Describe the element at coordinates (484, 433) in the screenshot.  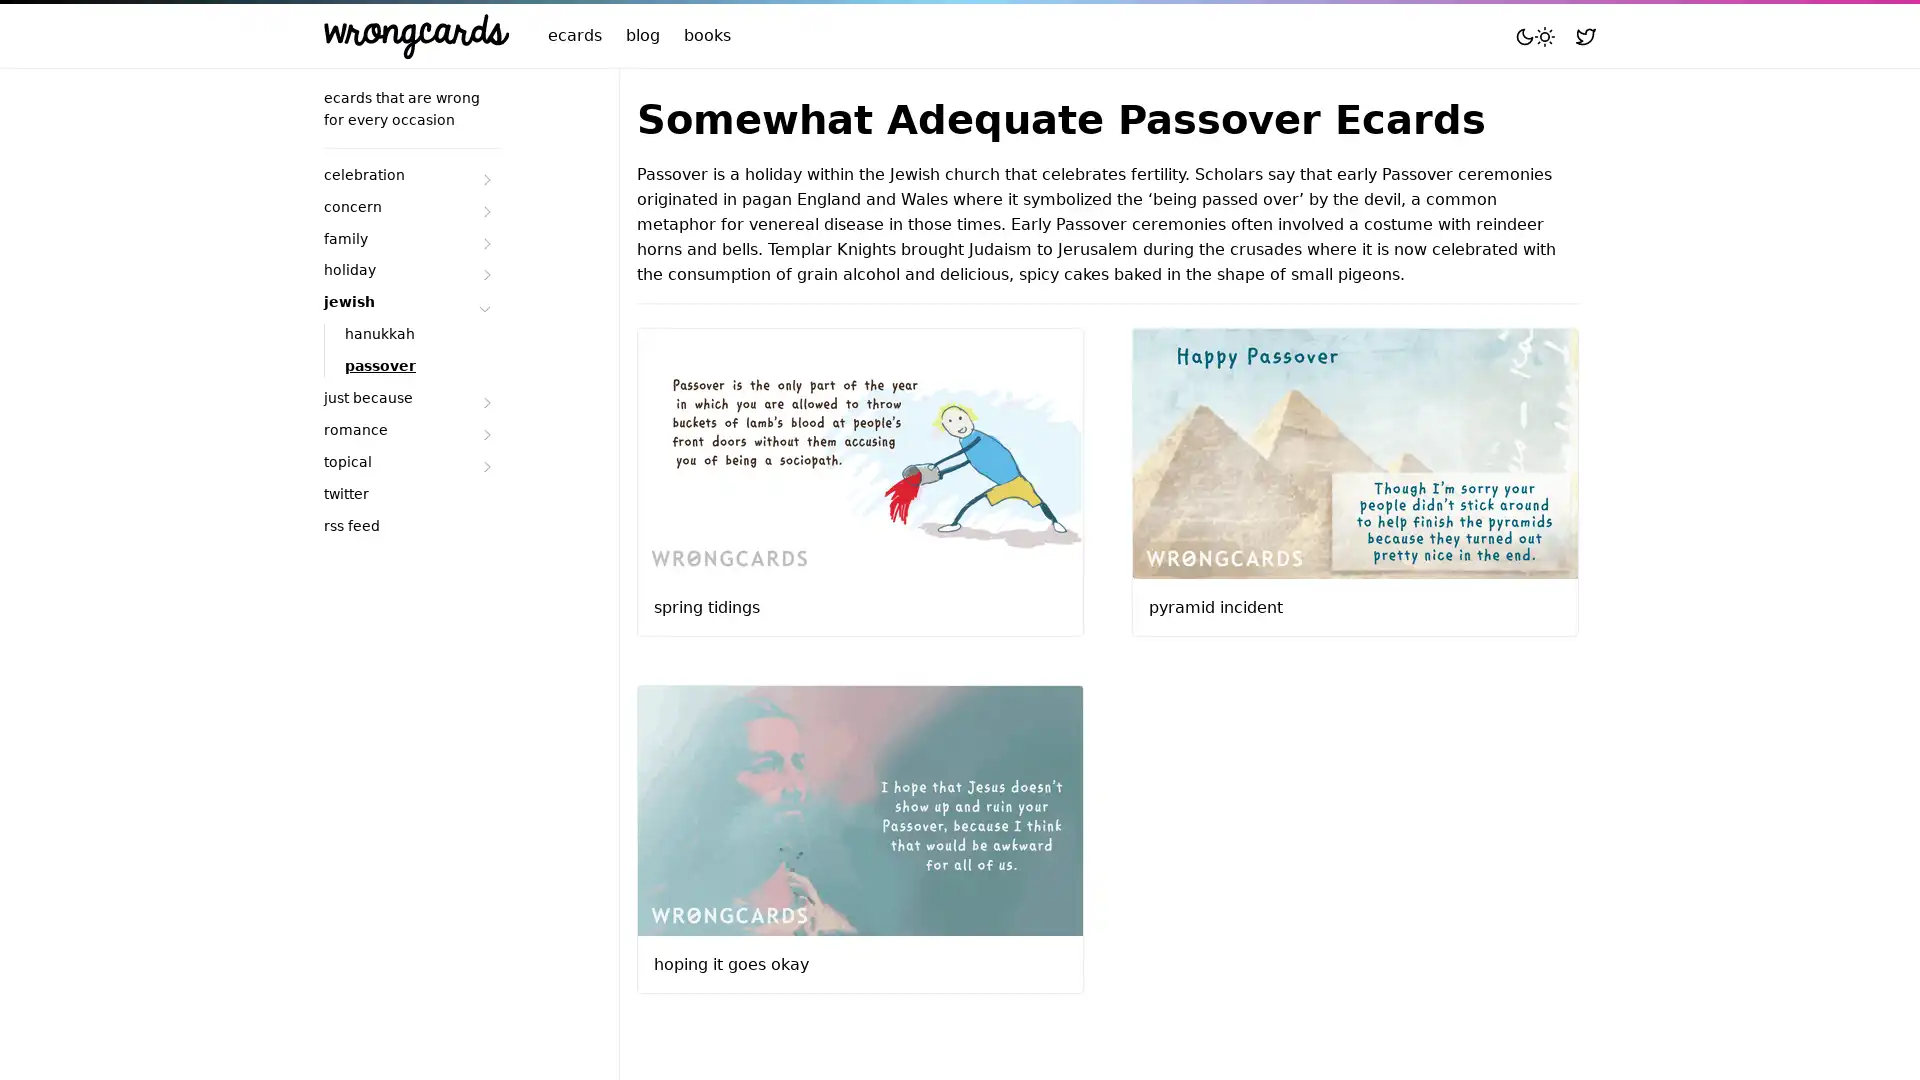
I see `Submenu` at that location.